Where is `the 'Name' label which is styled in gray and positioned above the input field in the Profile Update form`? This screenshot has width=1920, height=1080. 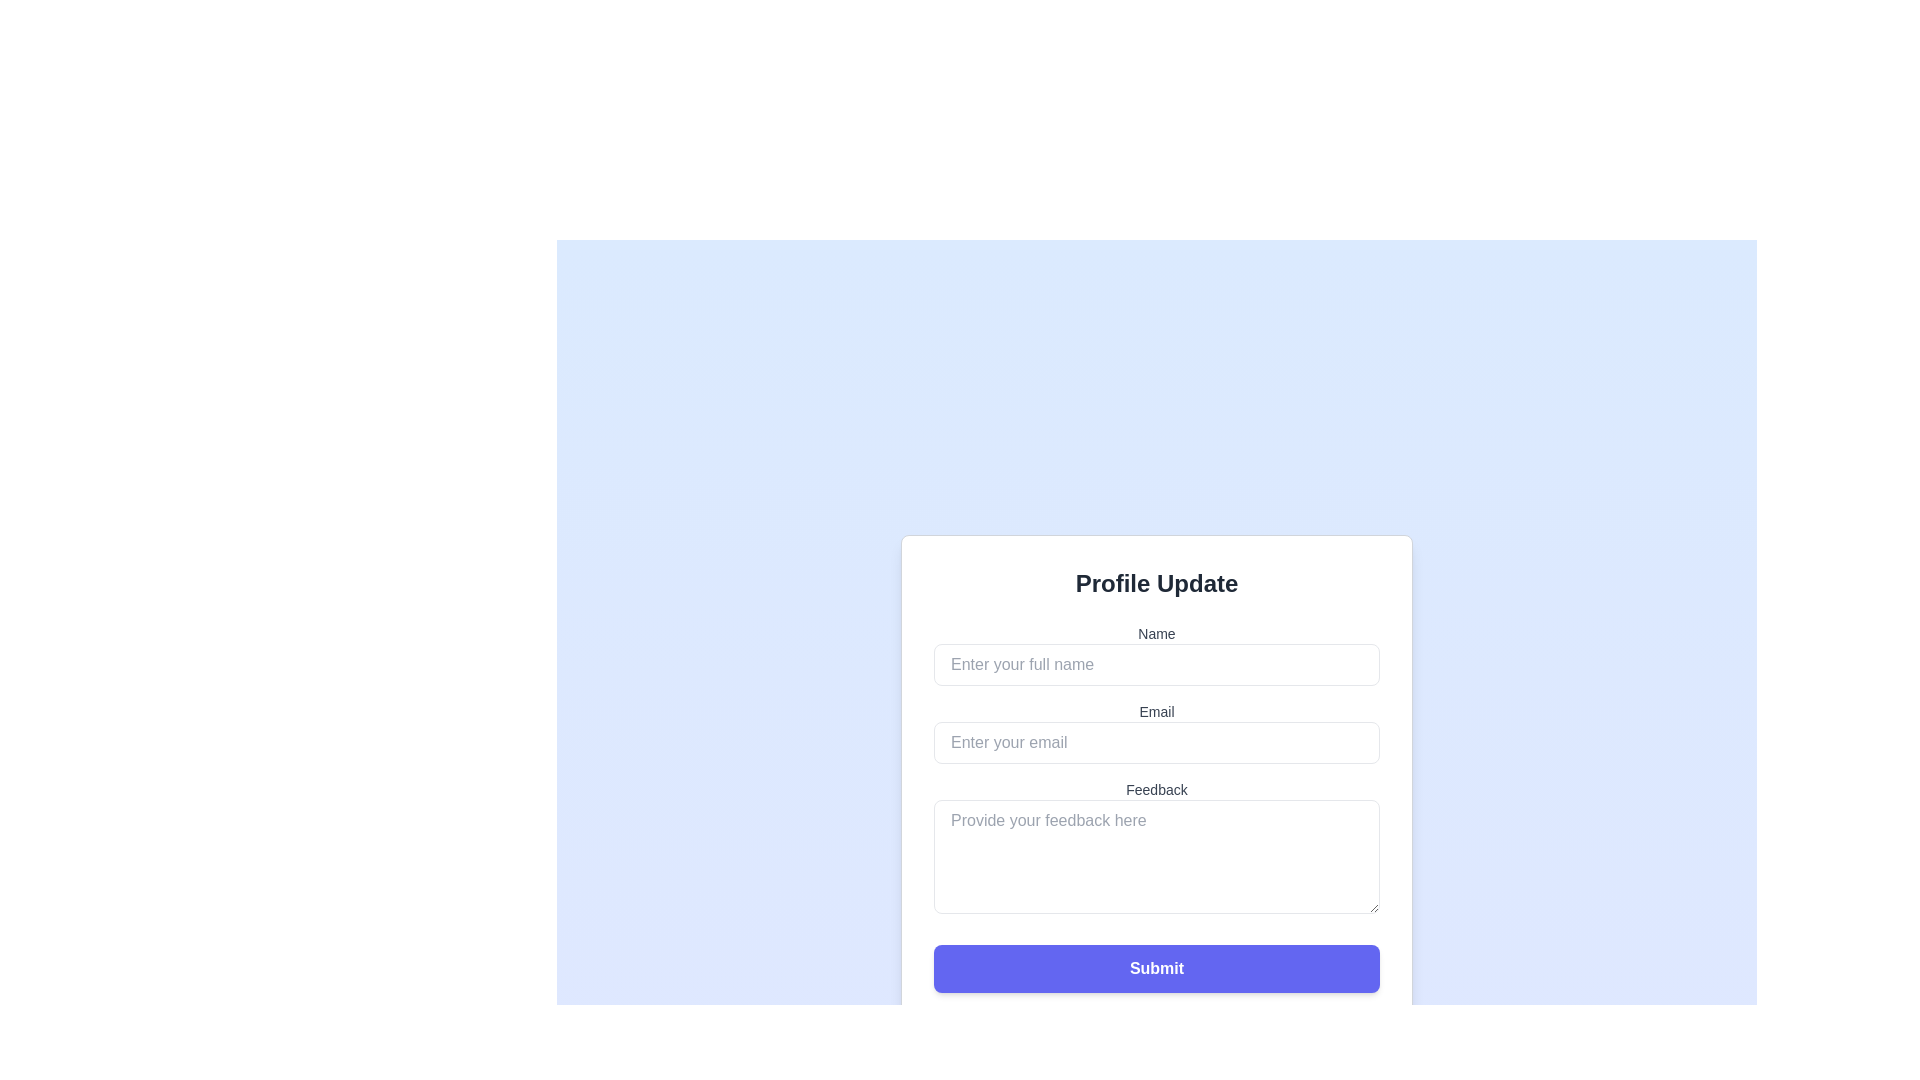 the 'Name' label which is styled in gray and positioned above the input field in the Profile Update form is located at coordinates (1156, 632).